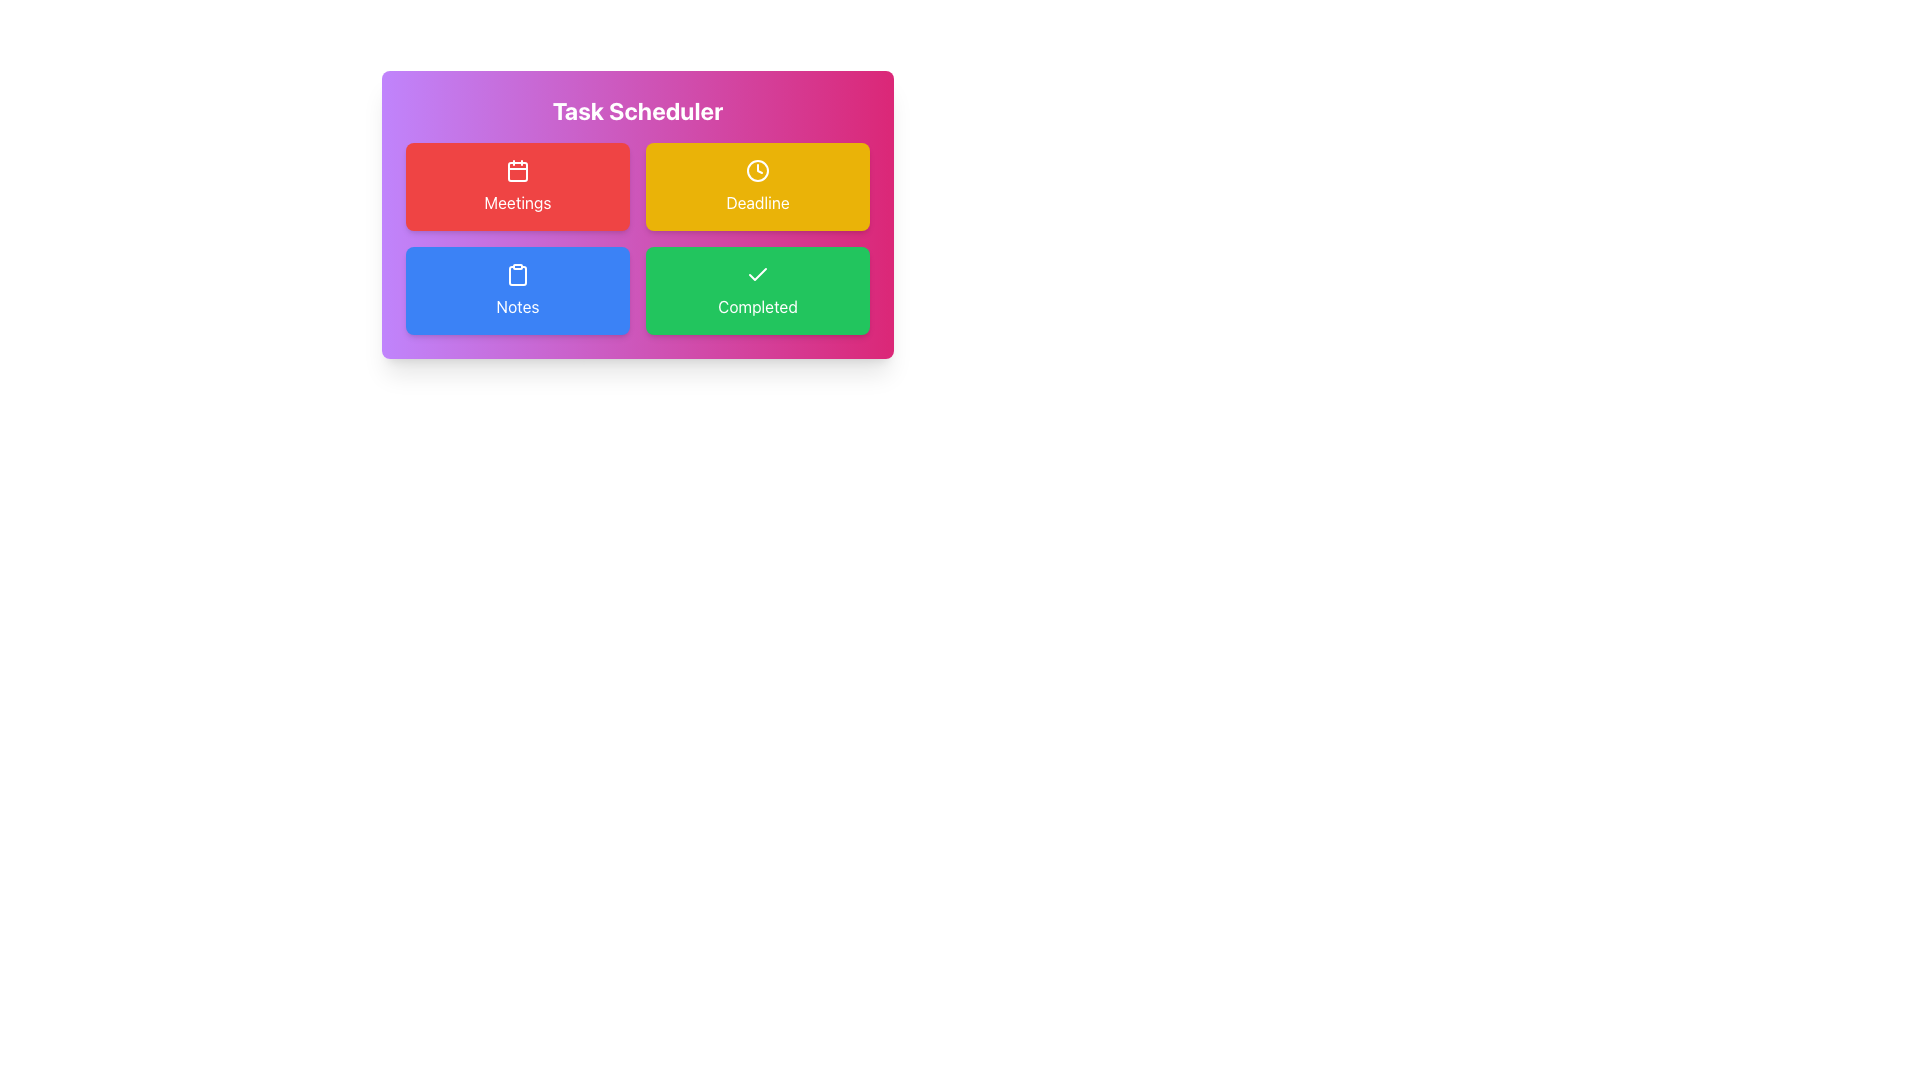 Image resolution: width=1920 pixels, height=1080 pixels. Describe the element at coordinates (518, 186) in the screenshot. I see `the 'Meetings' button, which is a red rectangular button with white text and a calendar icon` at that location.